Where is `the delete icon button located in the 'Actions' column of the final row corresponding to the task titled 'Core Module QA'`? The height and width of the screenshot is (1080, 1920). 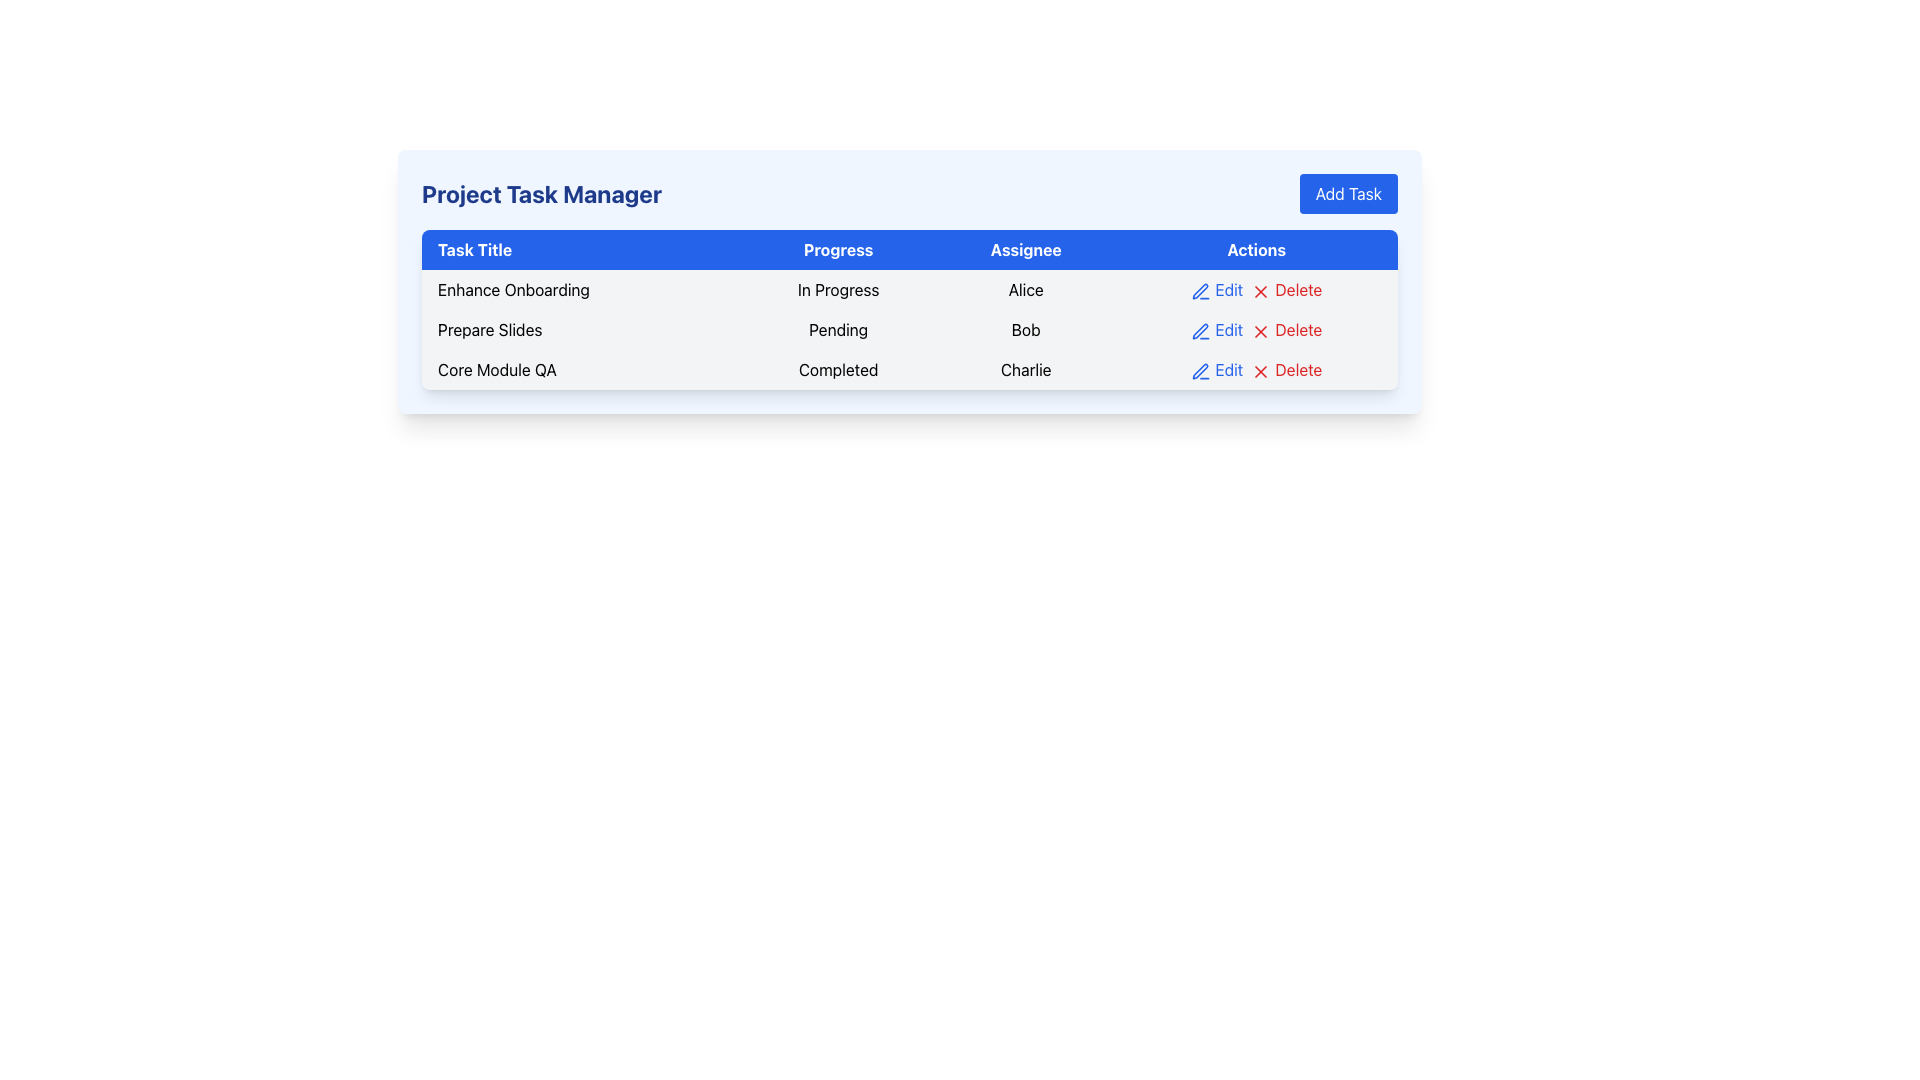
the delete icon button located in the 'Actions' column of the final row corresponding to the task titled 'Core Module QA' is located at coordinates (1260, 371).